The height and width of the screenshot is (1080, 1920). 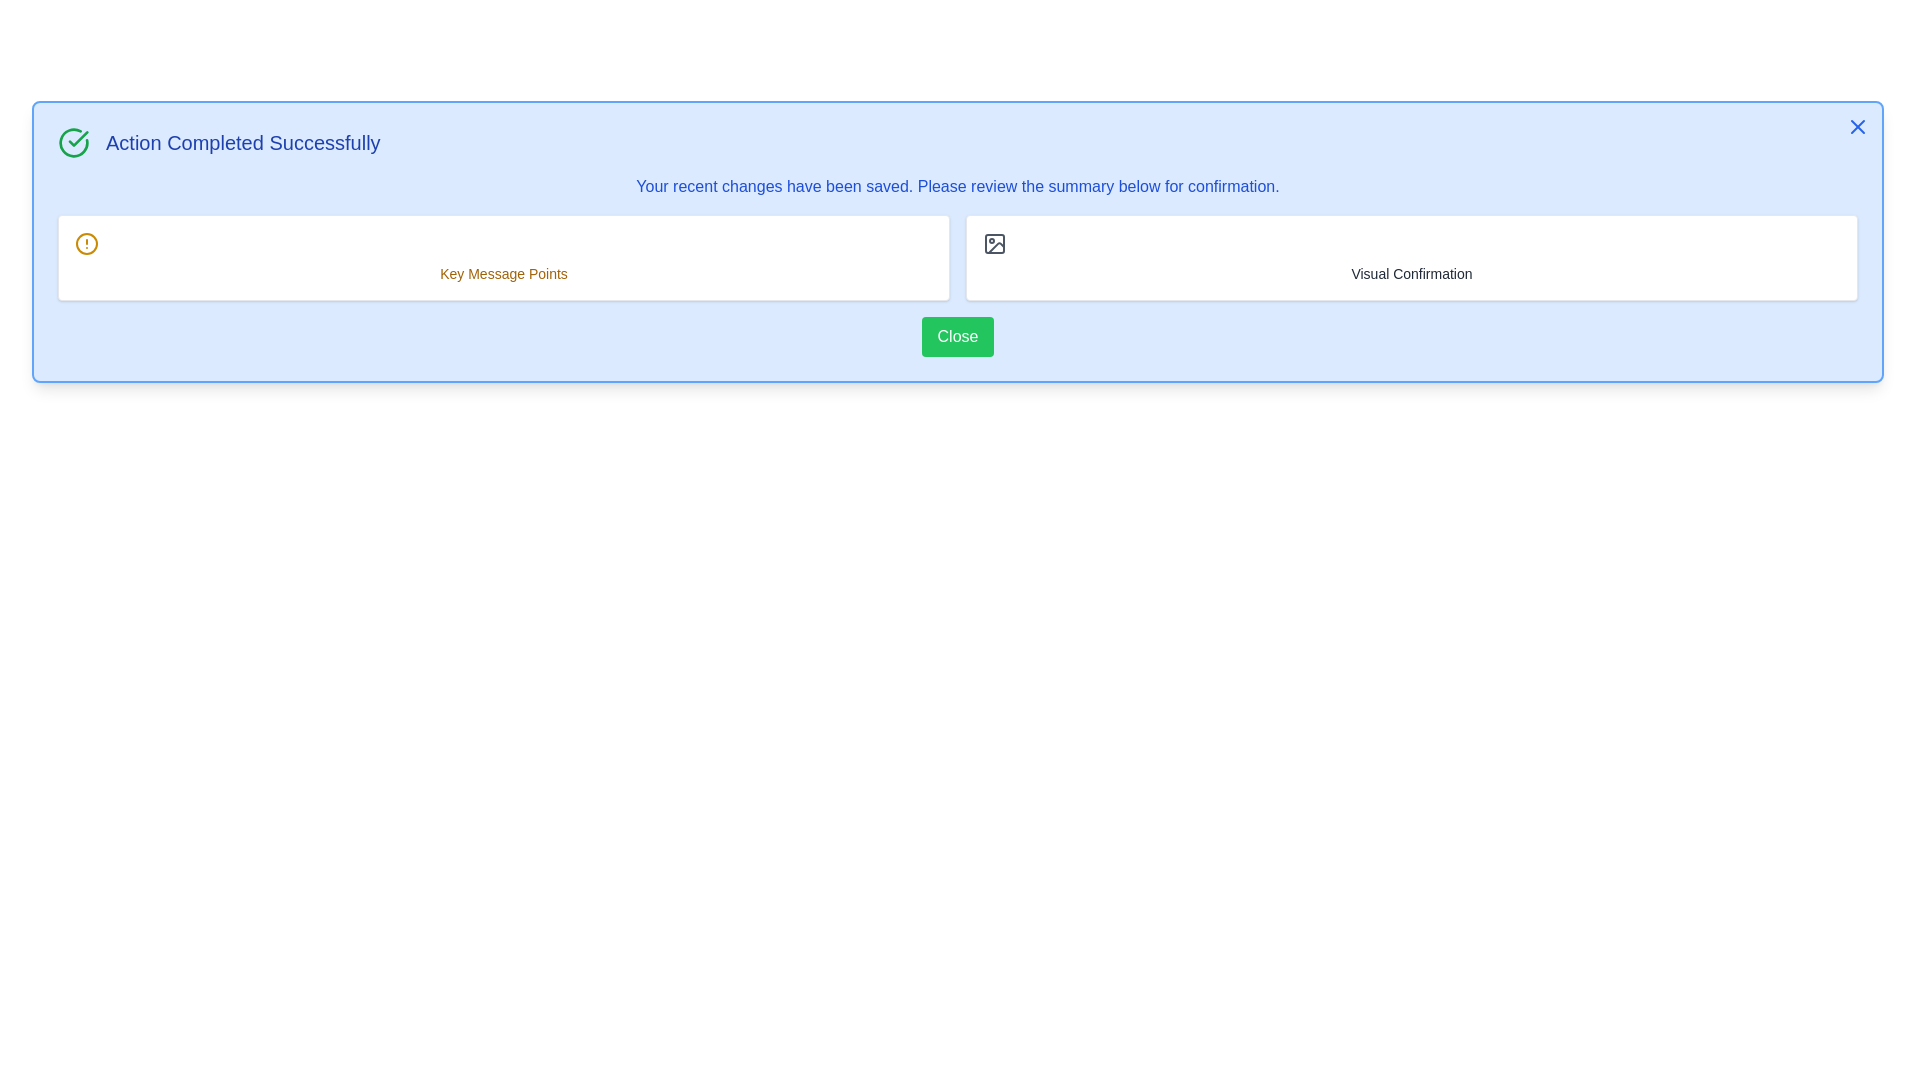 What do you see at coordinates (957, 335) in the screenshot?
I see `the 'Close' button to dismiss the alert` at bounding box center [957, 335].